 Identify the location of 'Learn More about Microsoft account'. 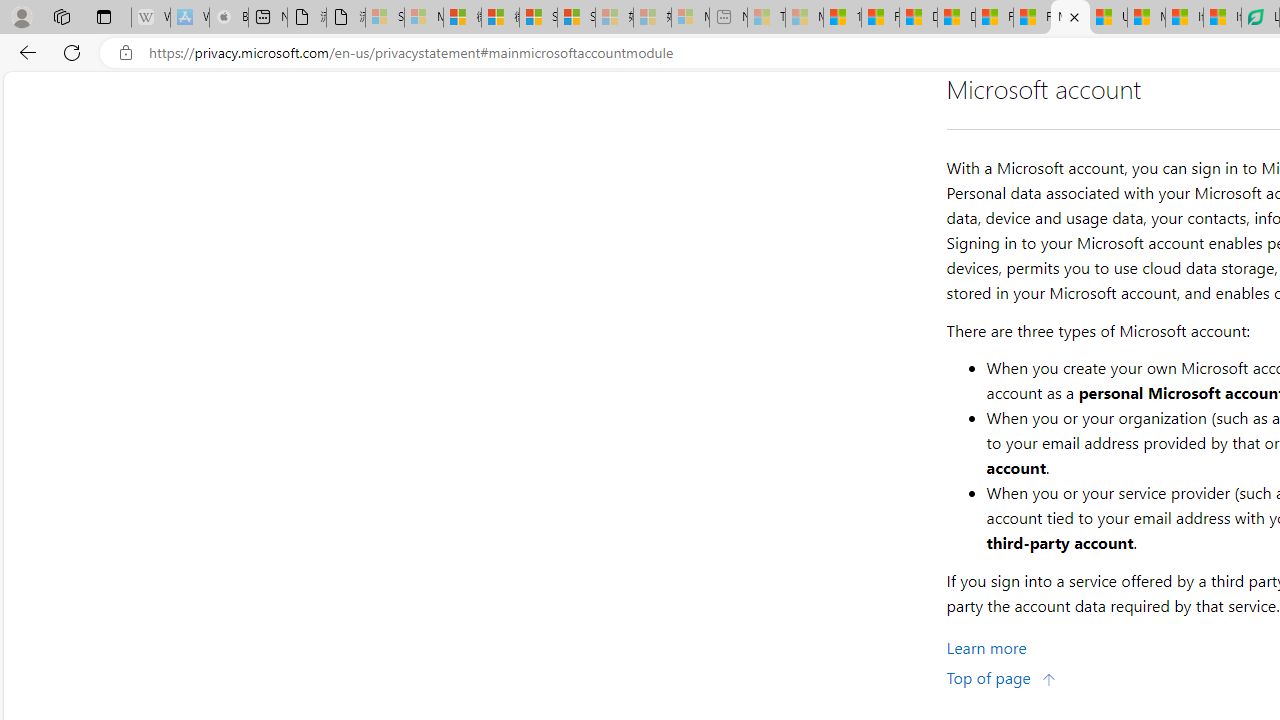
(986, 648).